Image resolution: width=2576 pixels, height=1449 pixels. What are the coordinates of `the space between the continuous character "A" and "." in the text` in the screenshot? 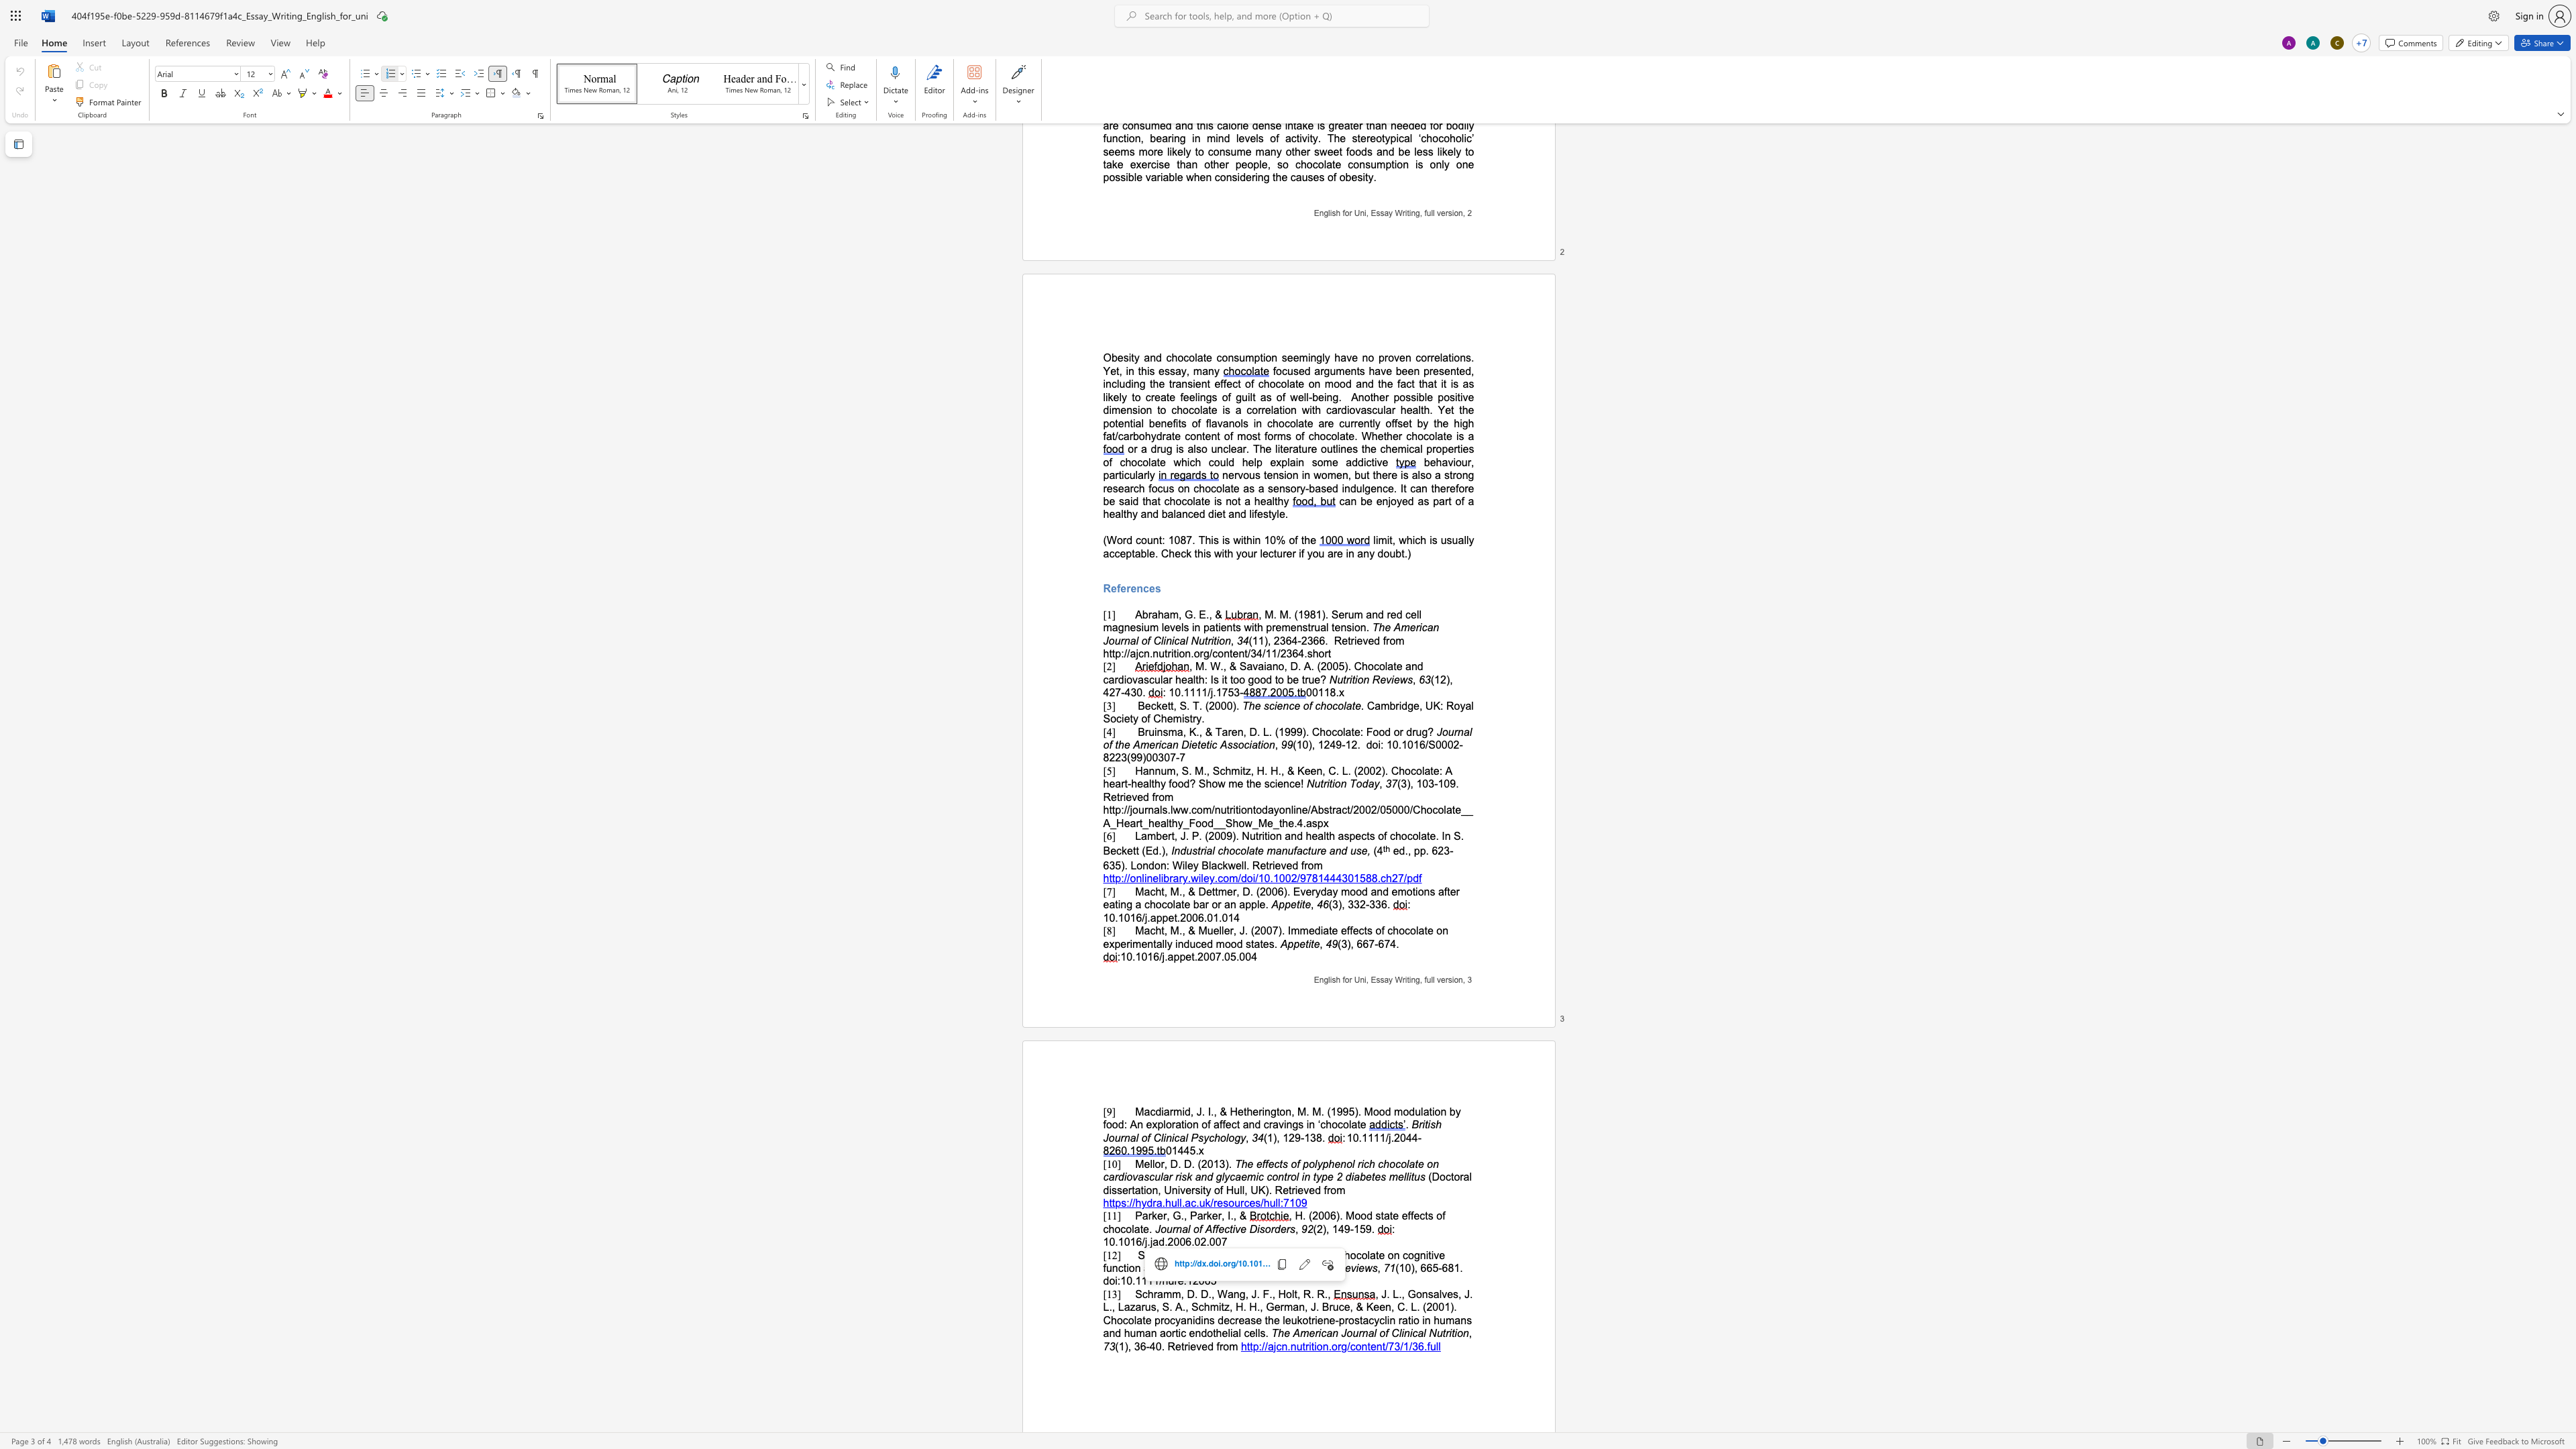 It's located at (1188, 1254).